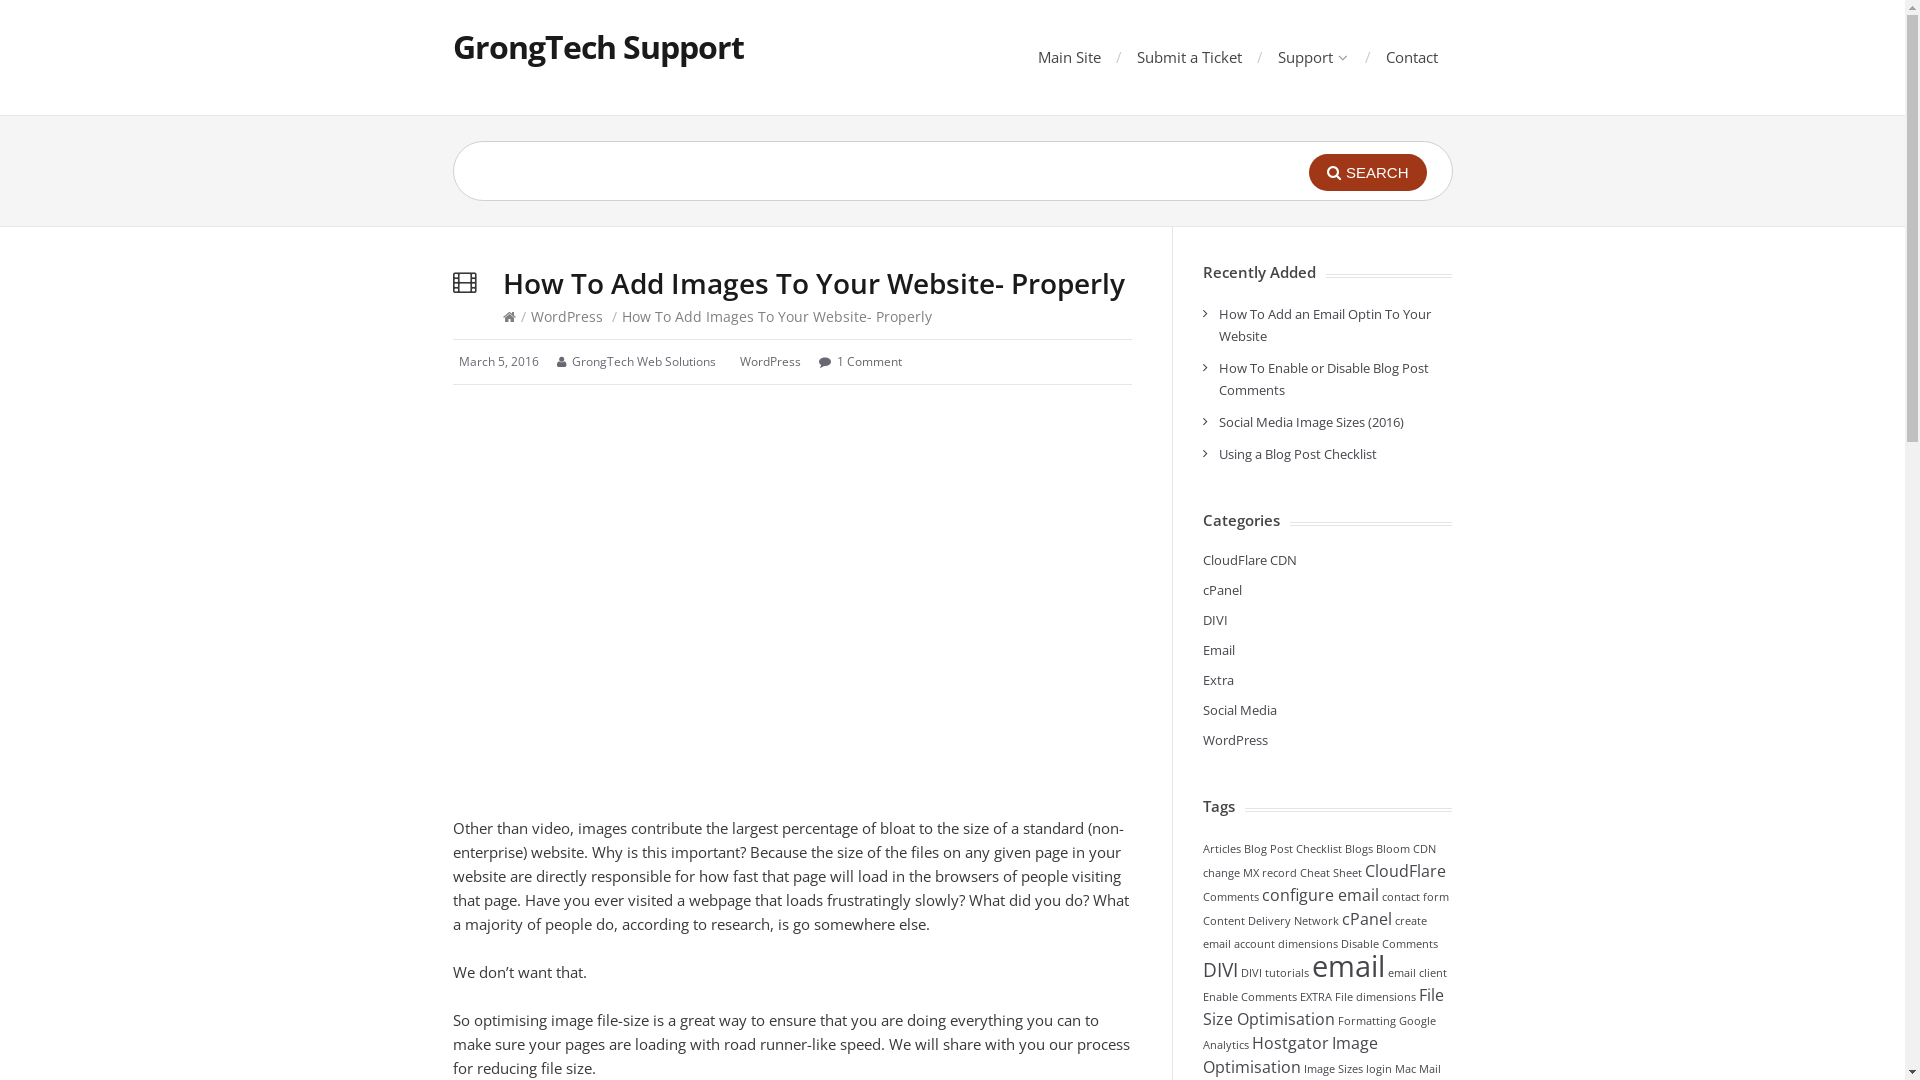  Describe the element at coordinates (1311, 56) in the screenshot. I see `'Support'` at that location.